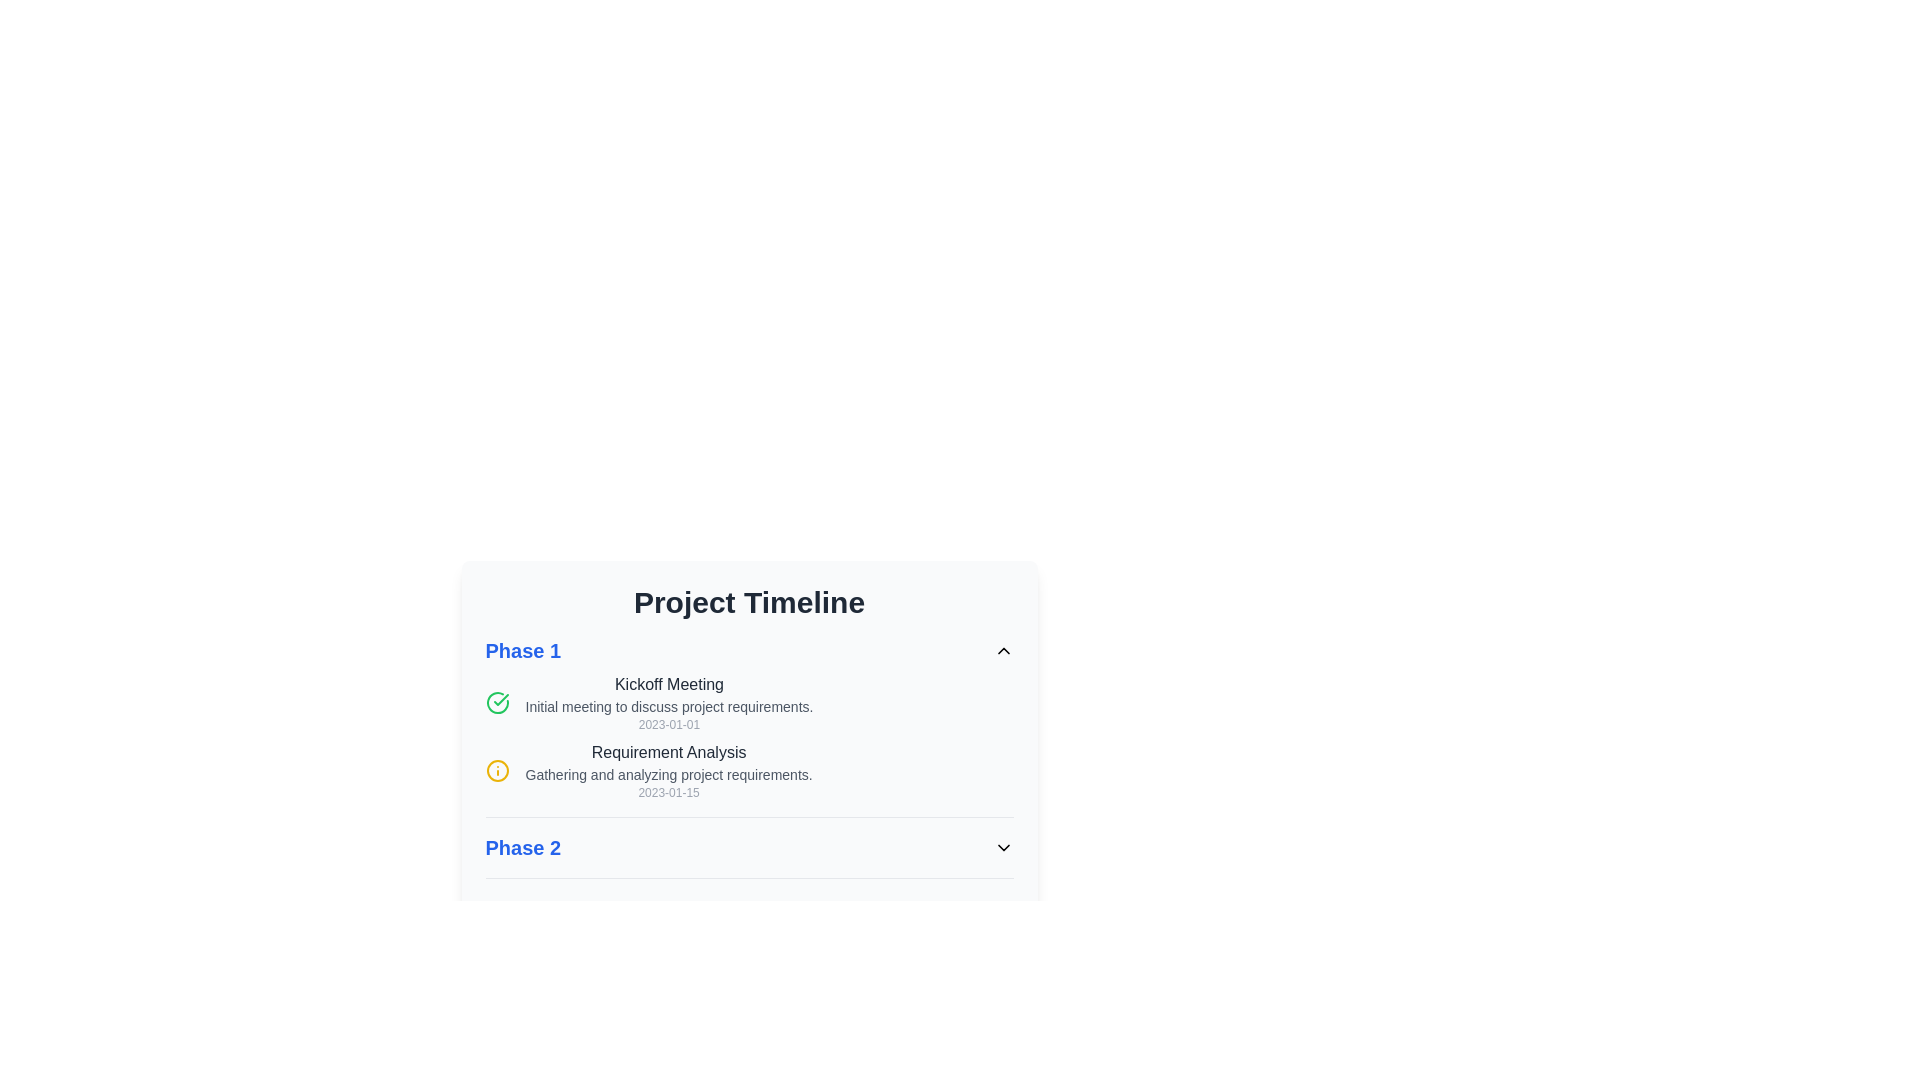  Describe the element at coordinates (748, 727) in the screenshot. I see `the titles in the 'Phase 1' List component` at that location.